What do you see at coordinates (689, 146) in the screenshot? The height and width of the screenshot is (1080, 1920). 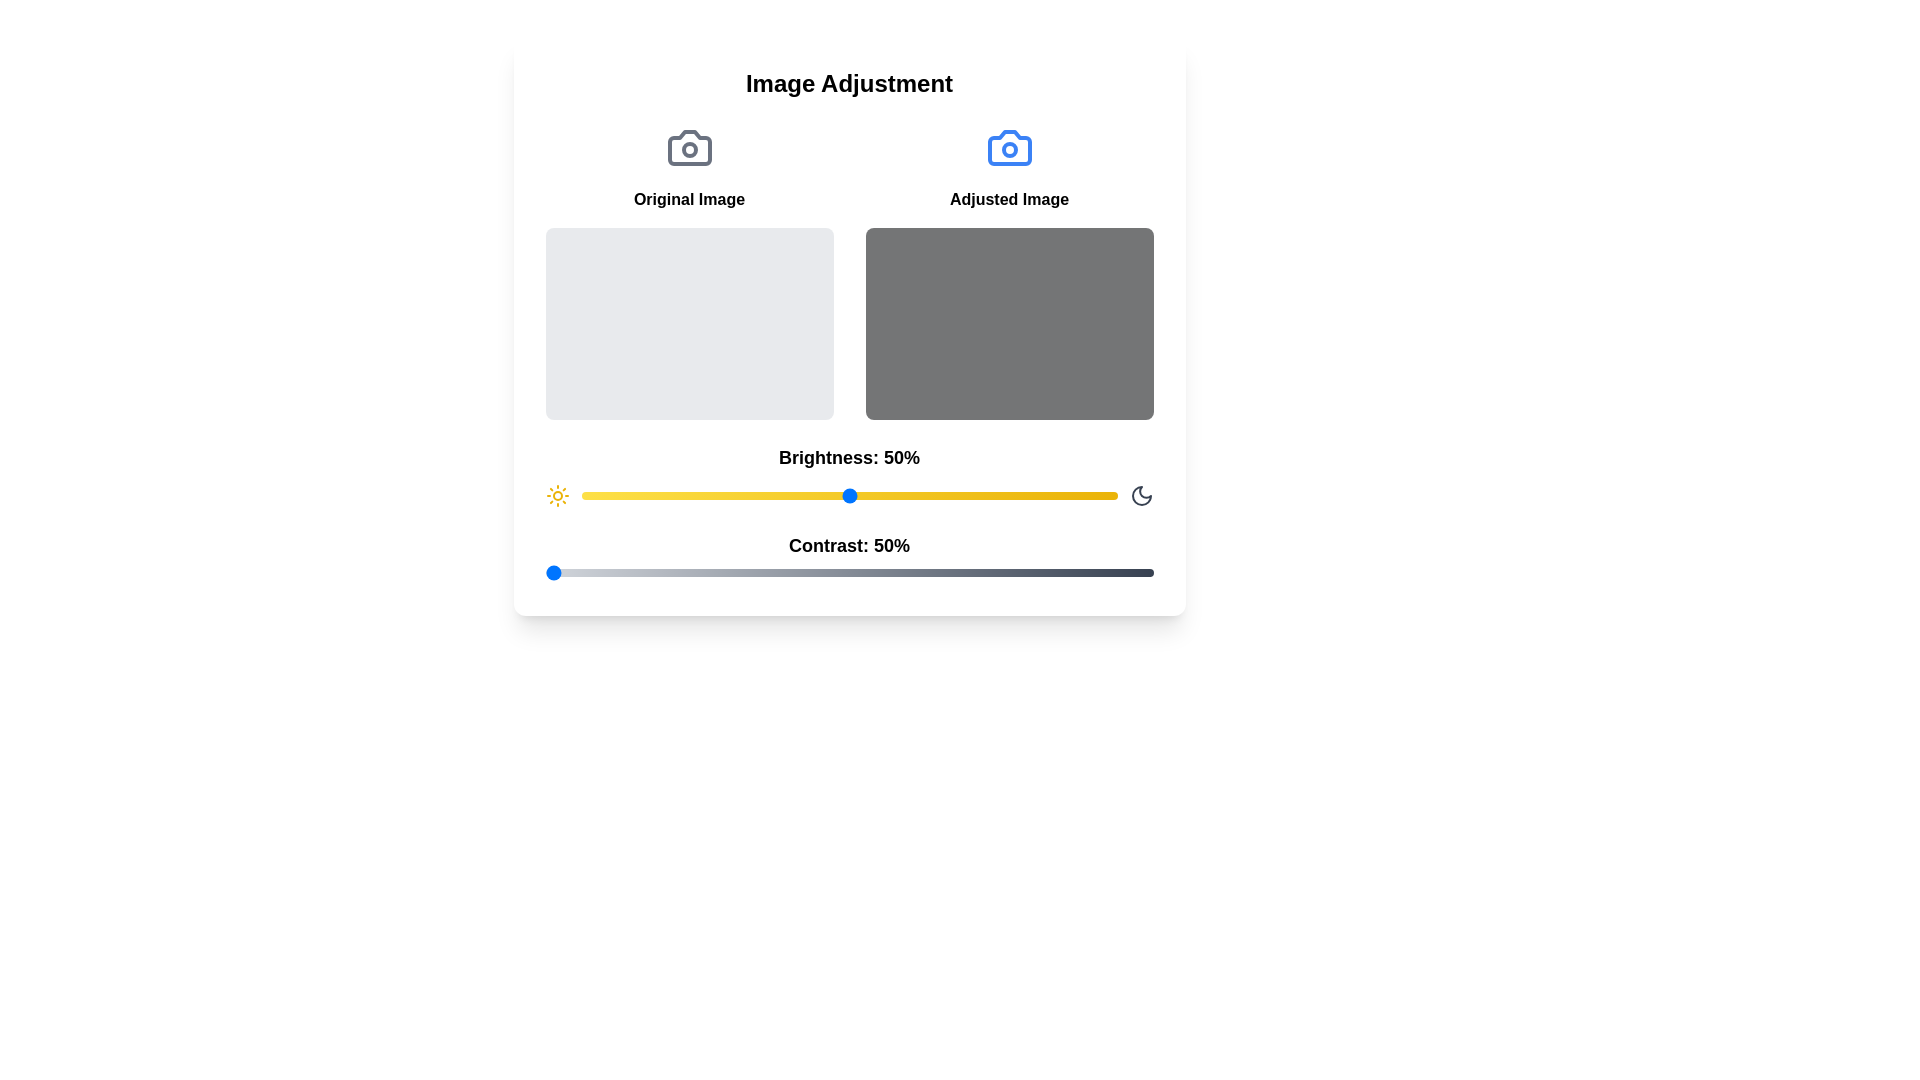 I see `the leftmost camera icon that represents or toggles the 'Original Image' section` at bounding box center [689, 146].